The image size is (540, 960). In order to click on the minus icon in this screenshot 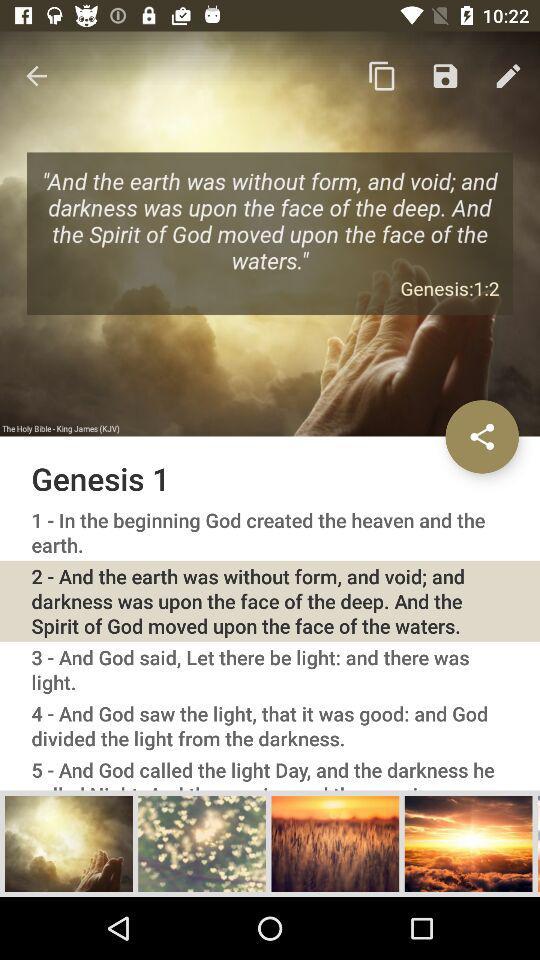, I will do `click(538, 842)`.